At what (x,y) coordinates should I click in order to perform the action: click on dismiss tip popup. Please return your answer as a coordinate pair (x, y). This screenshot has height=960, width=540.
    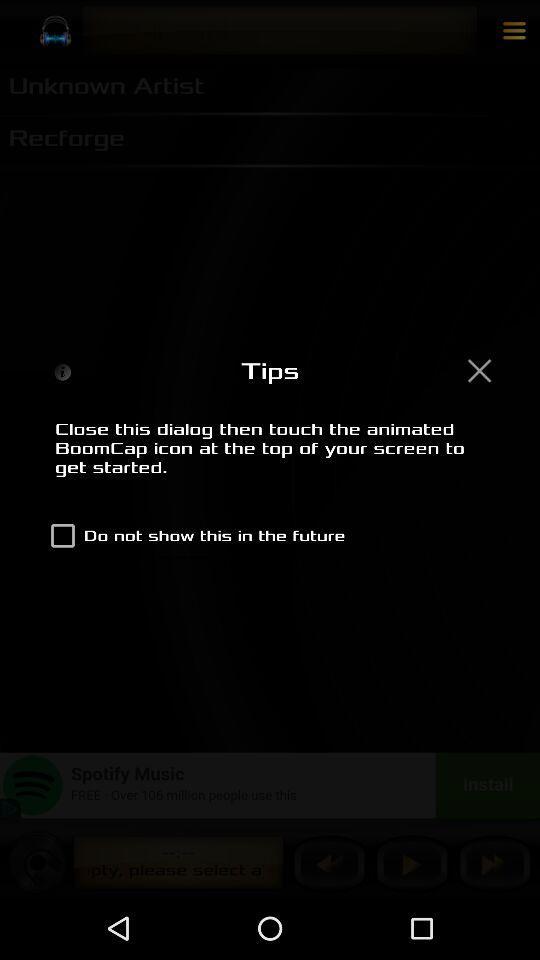
    Looking at the image, I should click on (478, 369).